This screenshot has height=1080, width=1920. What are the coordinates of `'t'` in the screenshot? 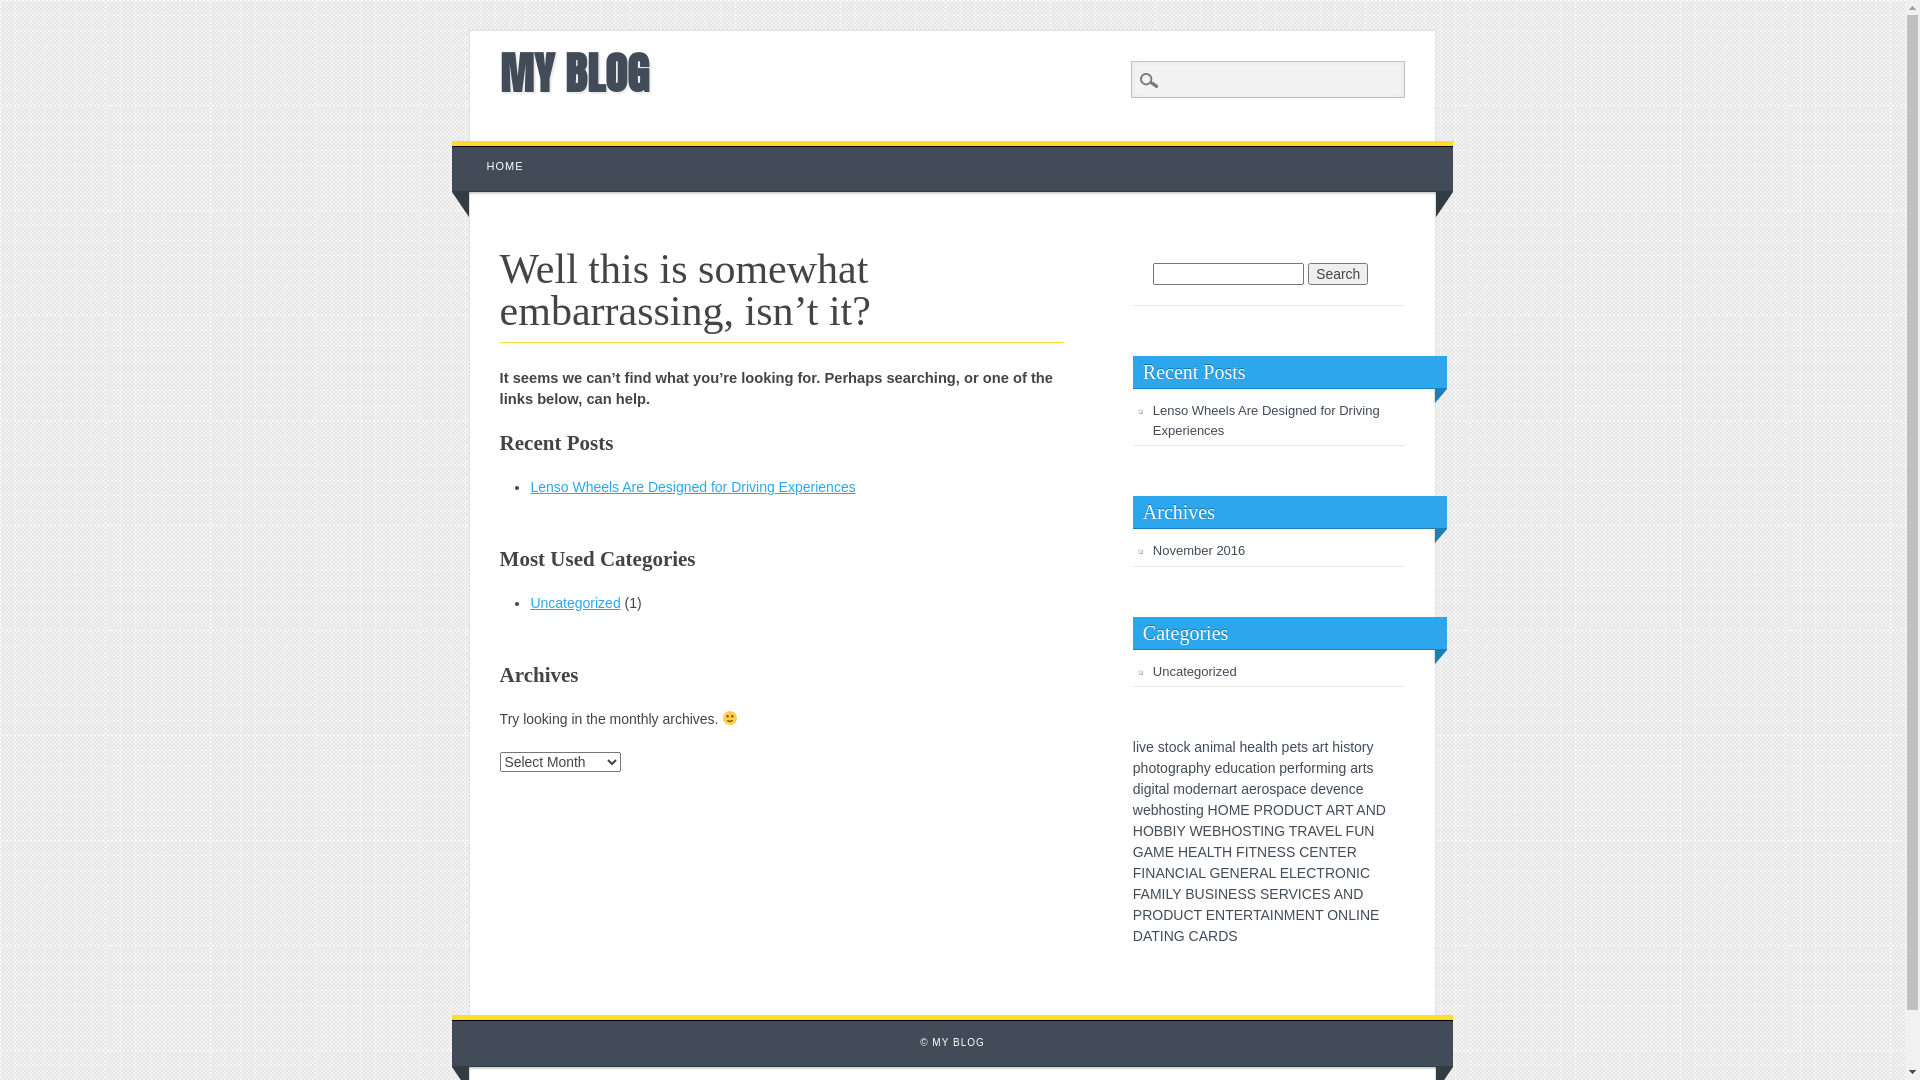 It's located at (1166, 747).